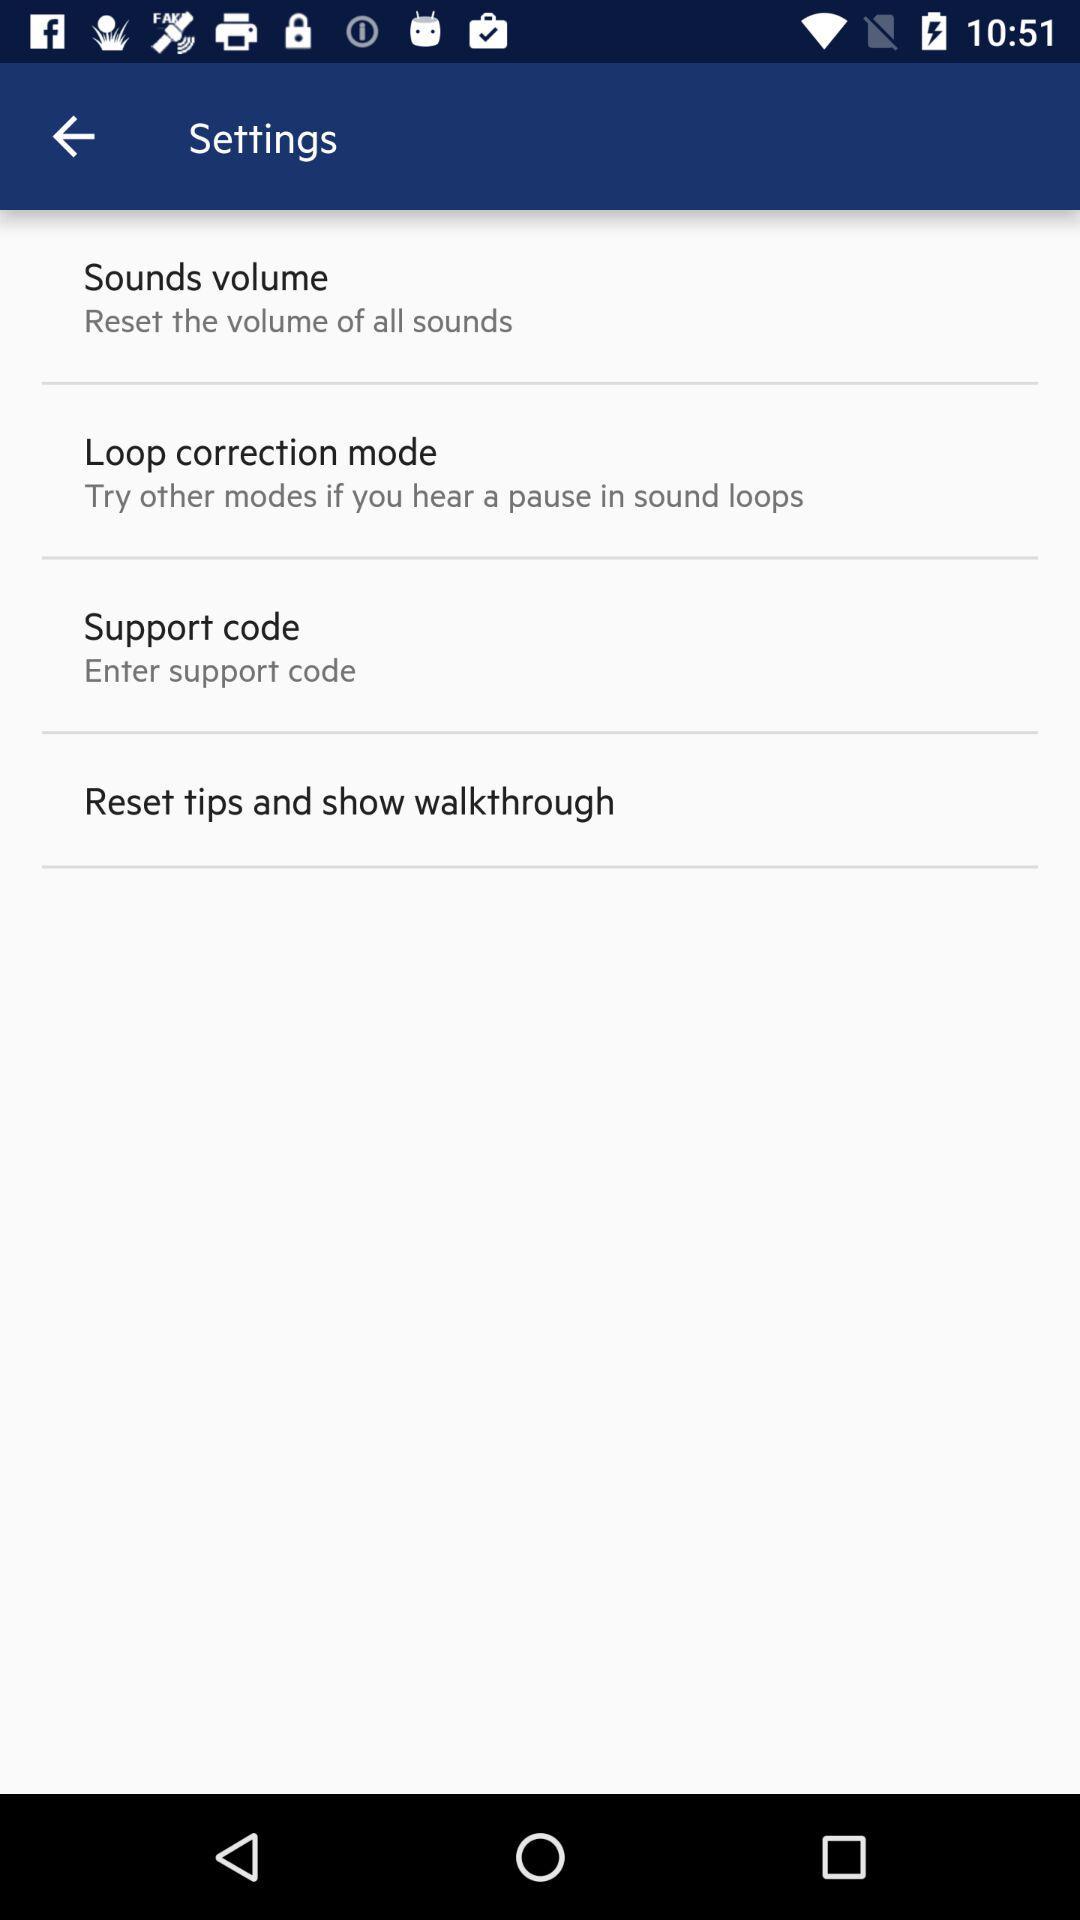 Image resolution: width=1080 pixels, height=1920 pixels. What do you see at coordinates (72, 135) in the screenshot?
I see `icon above the sounds volume icon` at bounding box center [72, 135].